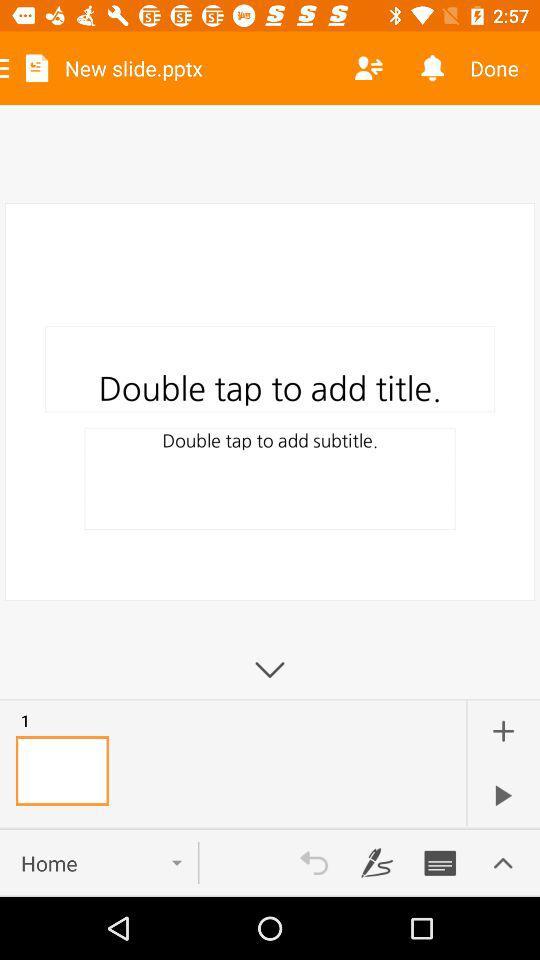 Image resolution: width=540 pixels, height=960 pixels. I want to click on write, so click(440, 862).